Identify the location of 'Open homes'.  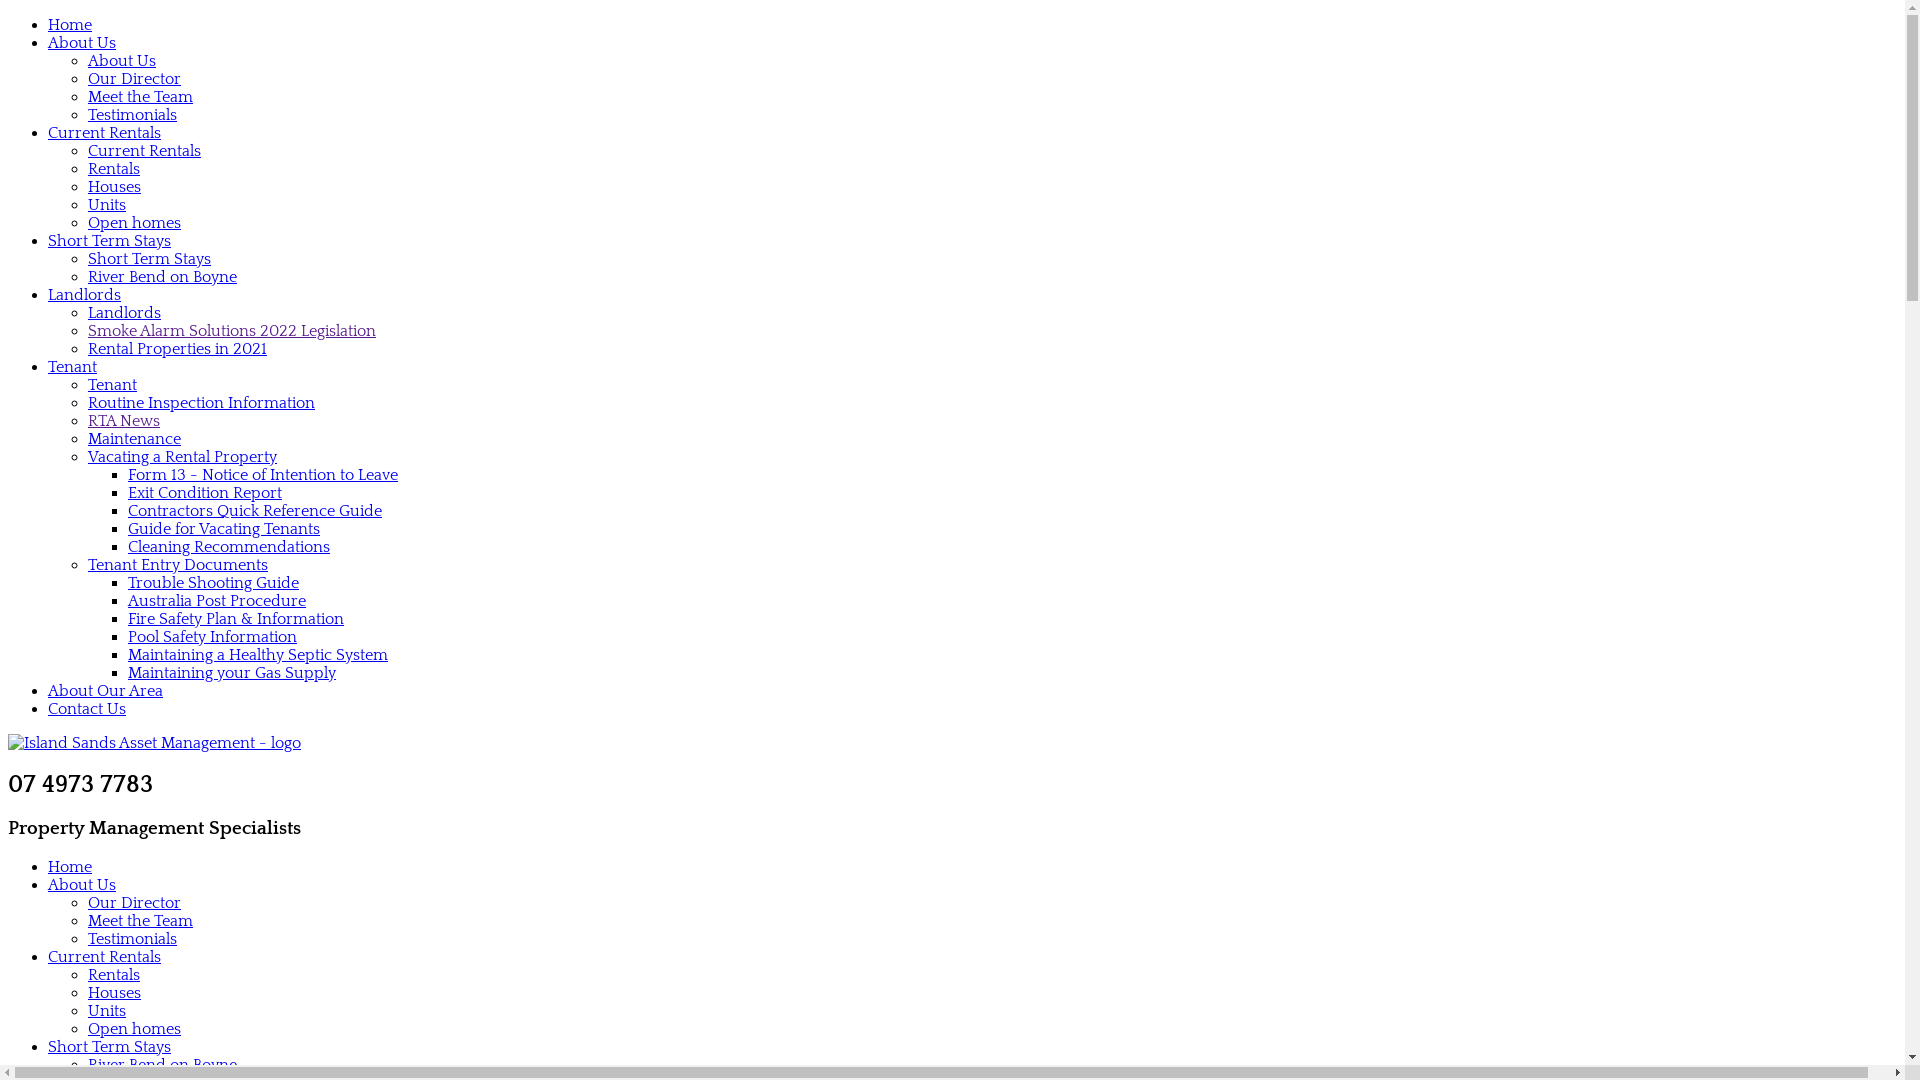
(133, 1029).